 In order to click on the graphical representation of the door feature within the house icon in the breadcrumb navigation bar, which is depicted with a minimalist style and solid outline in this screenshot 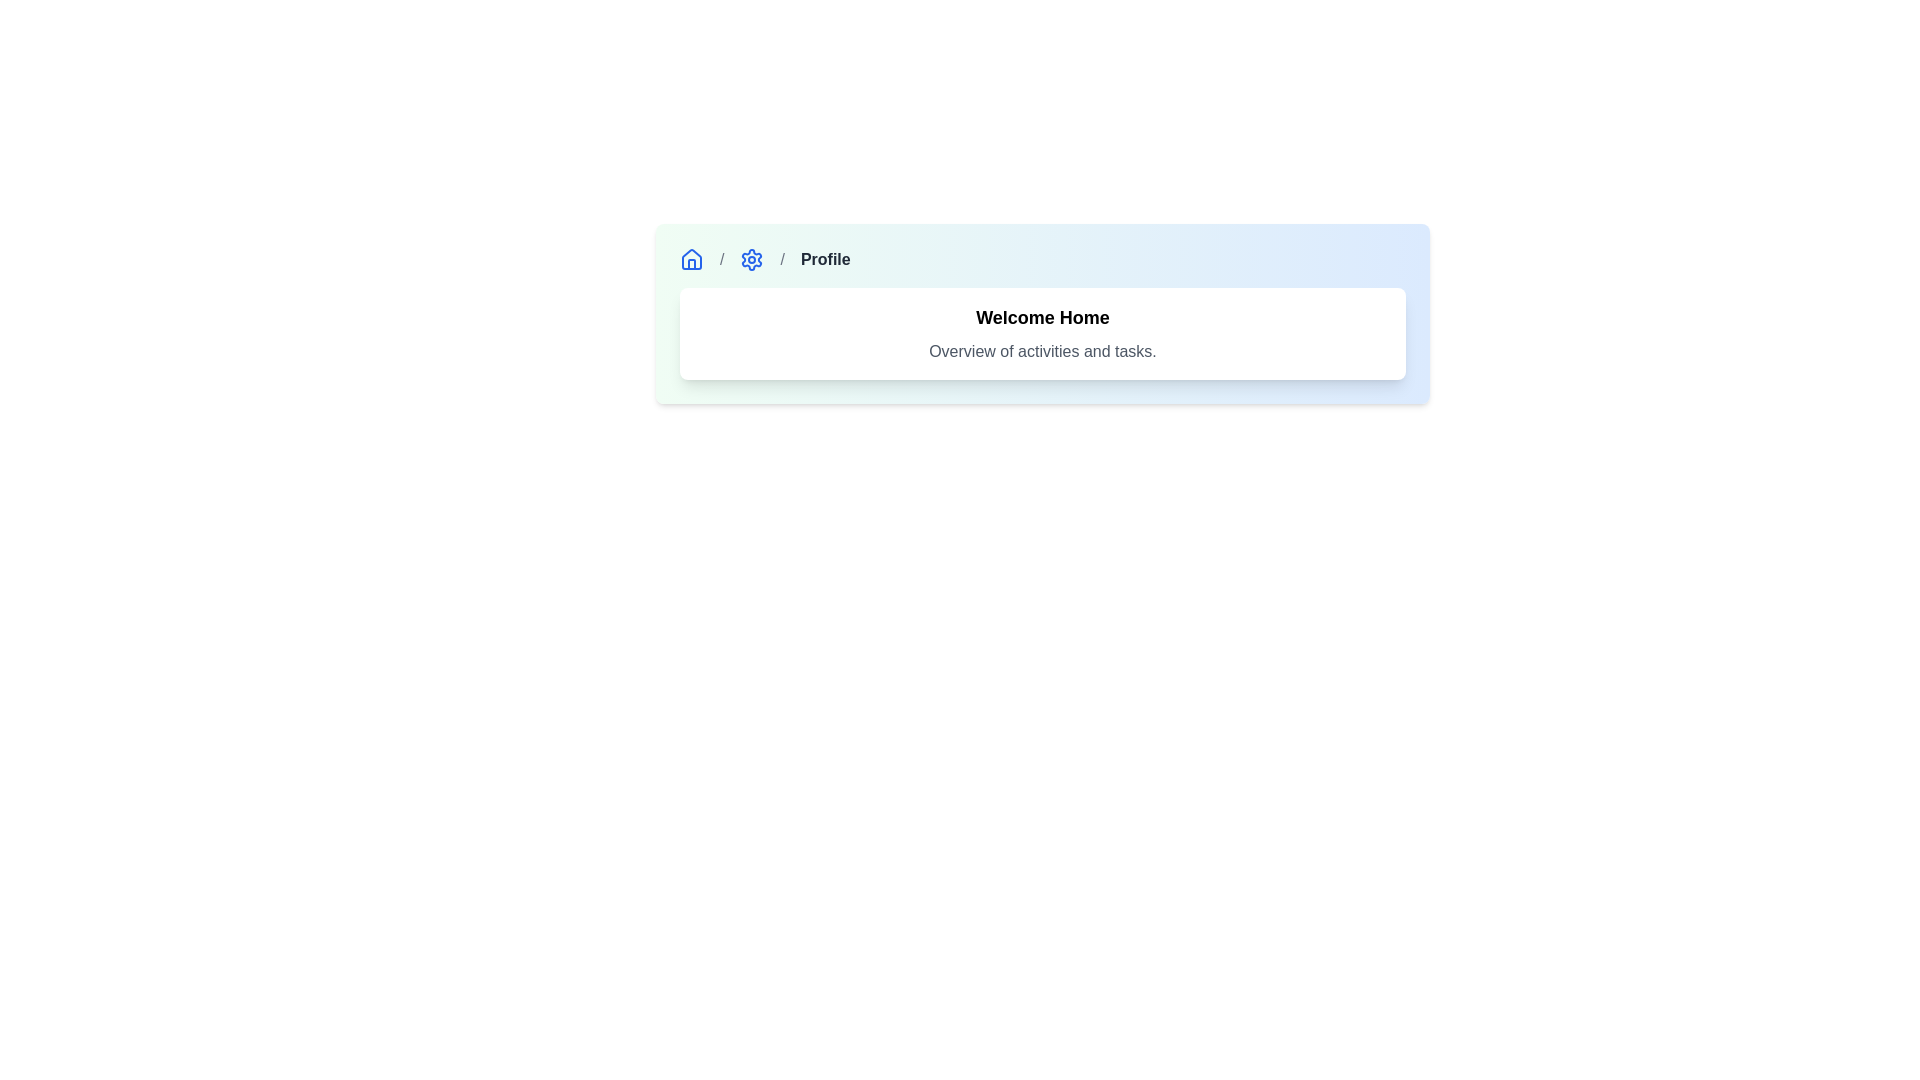, I will do `click(691, 263)`.